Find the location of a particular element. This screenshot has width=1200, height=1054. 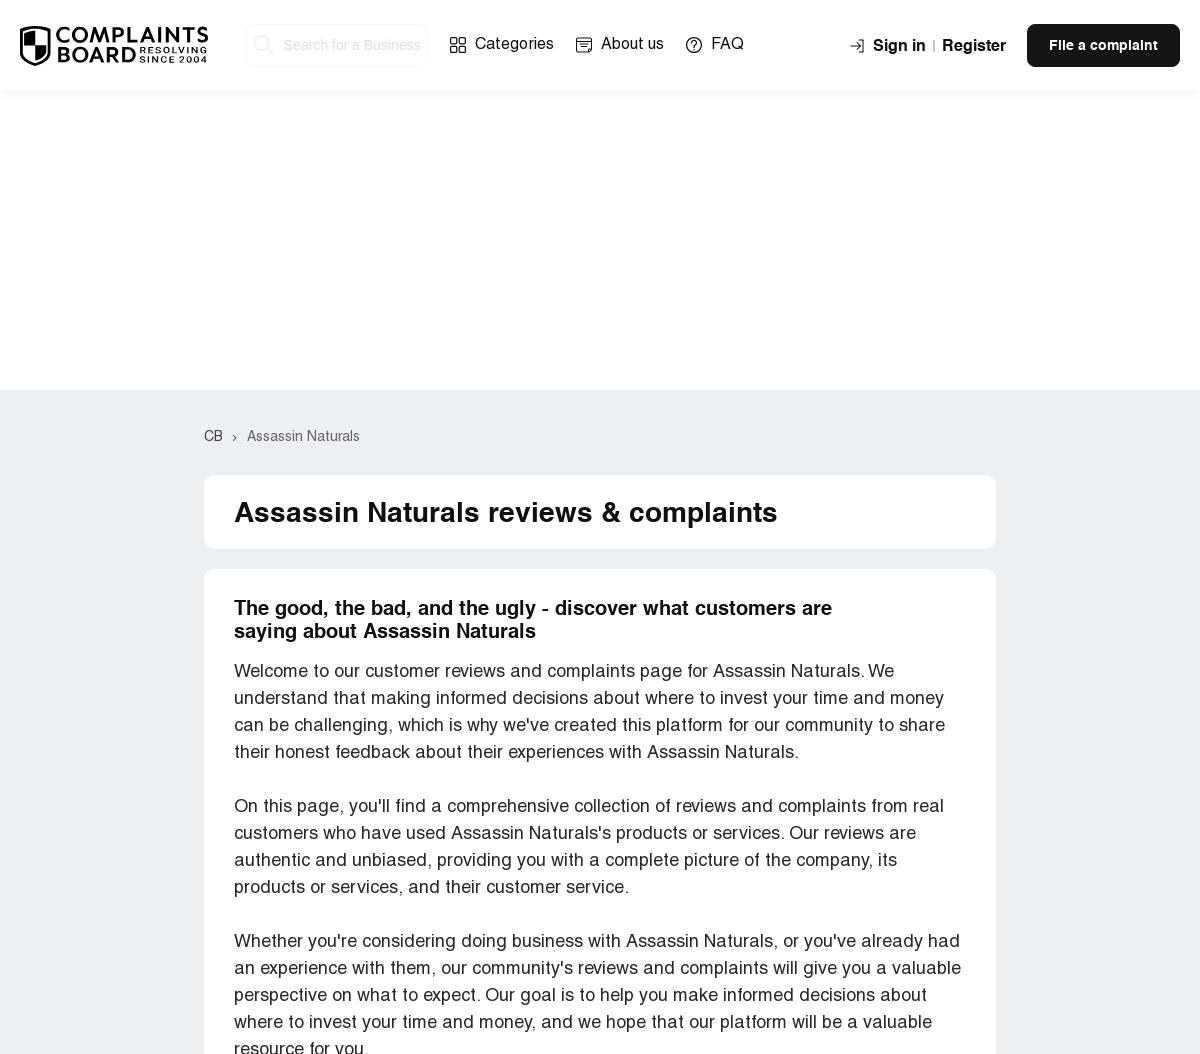

'Gambler Tobacco' is located at coordinates (300, 394).